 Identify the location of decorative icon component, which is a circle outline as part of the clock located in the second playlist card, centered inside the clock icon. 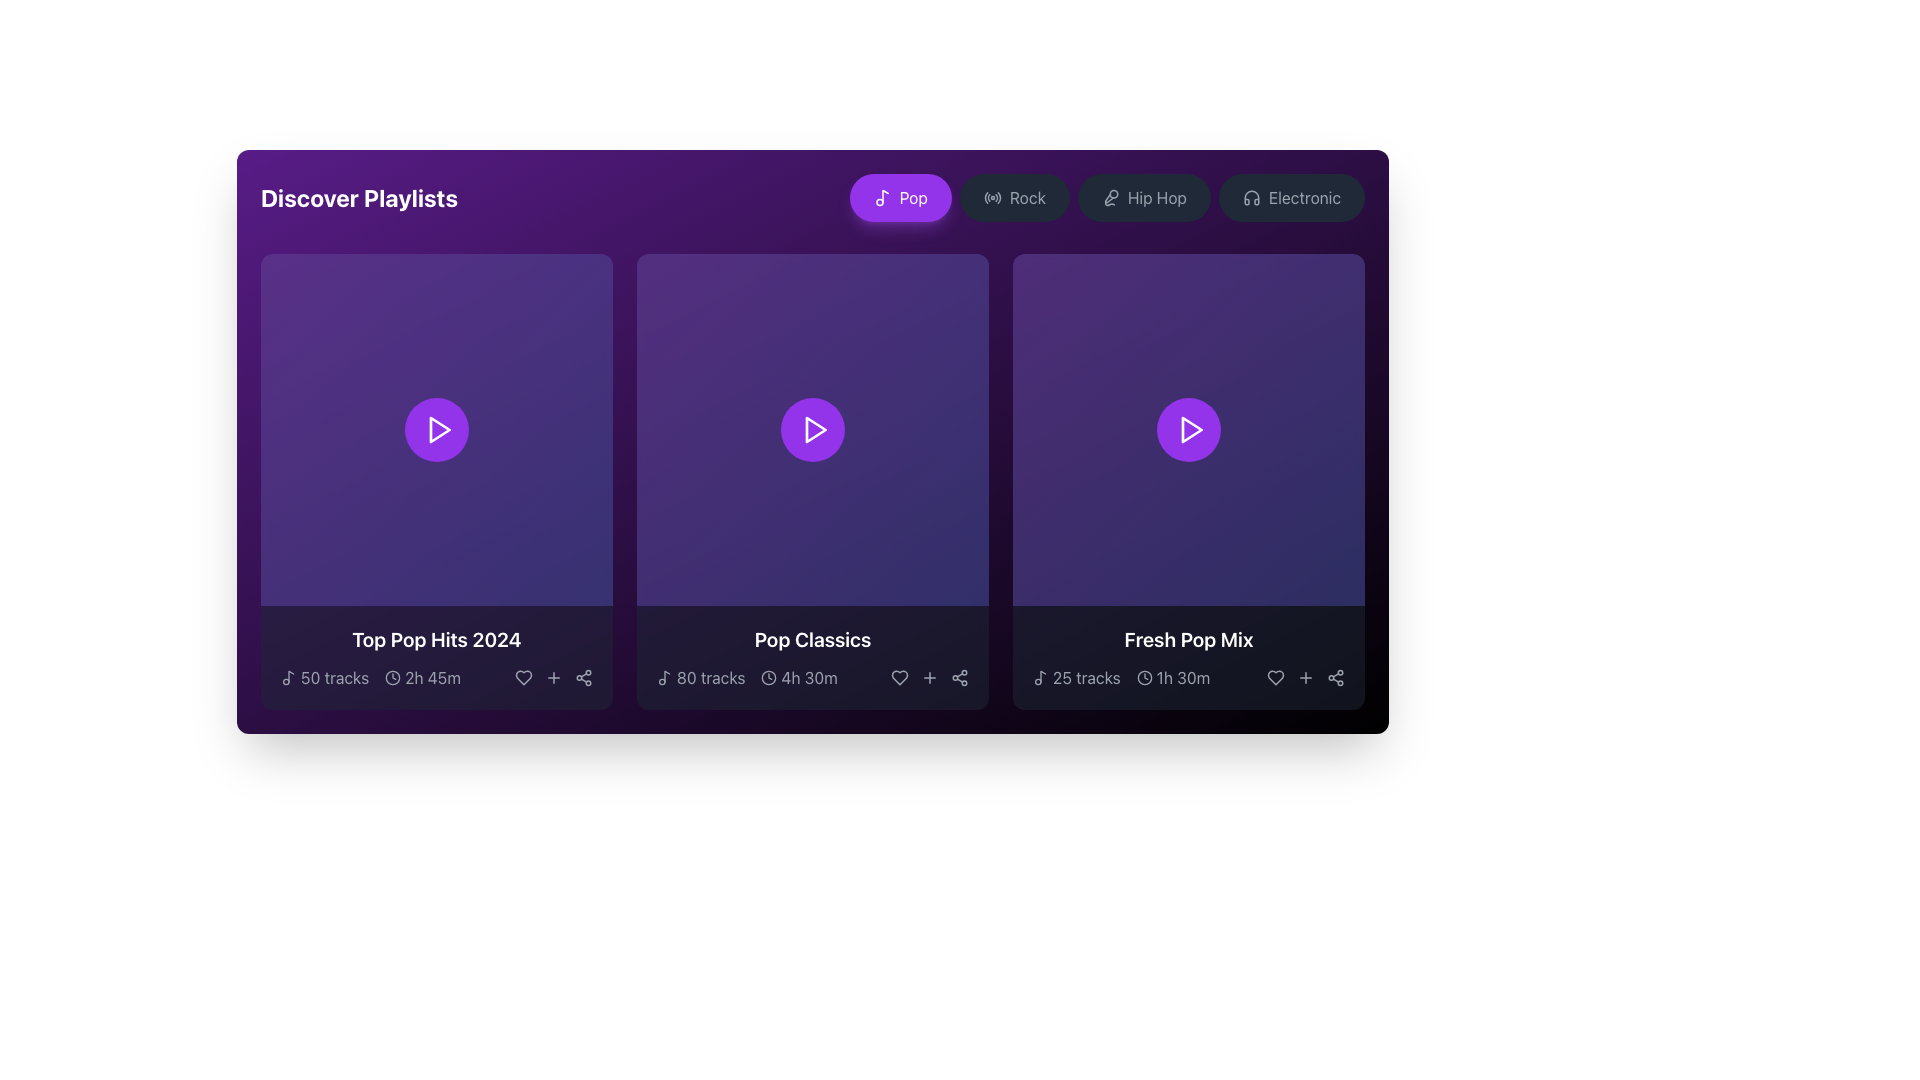
(768, 677).